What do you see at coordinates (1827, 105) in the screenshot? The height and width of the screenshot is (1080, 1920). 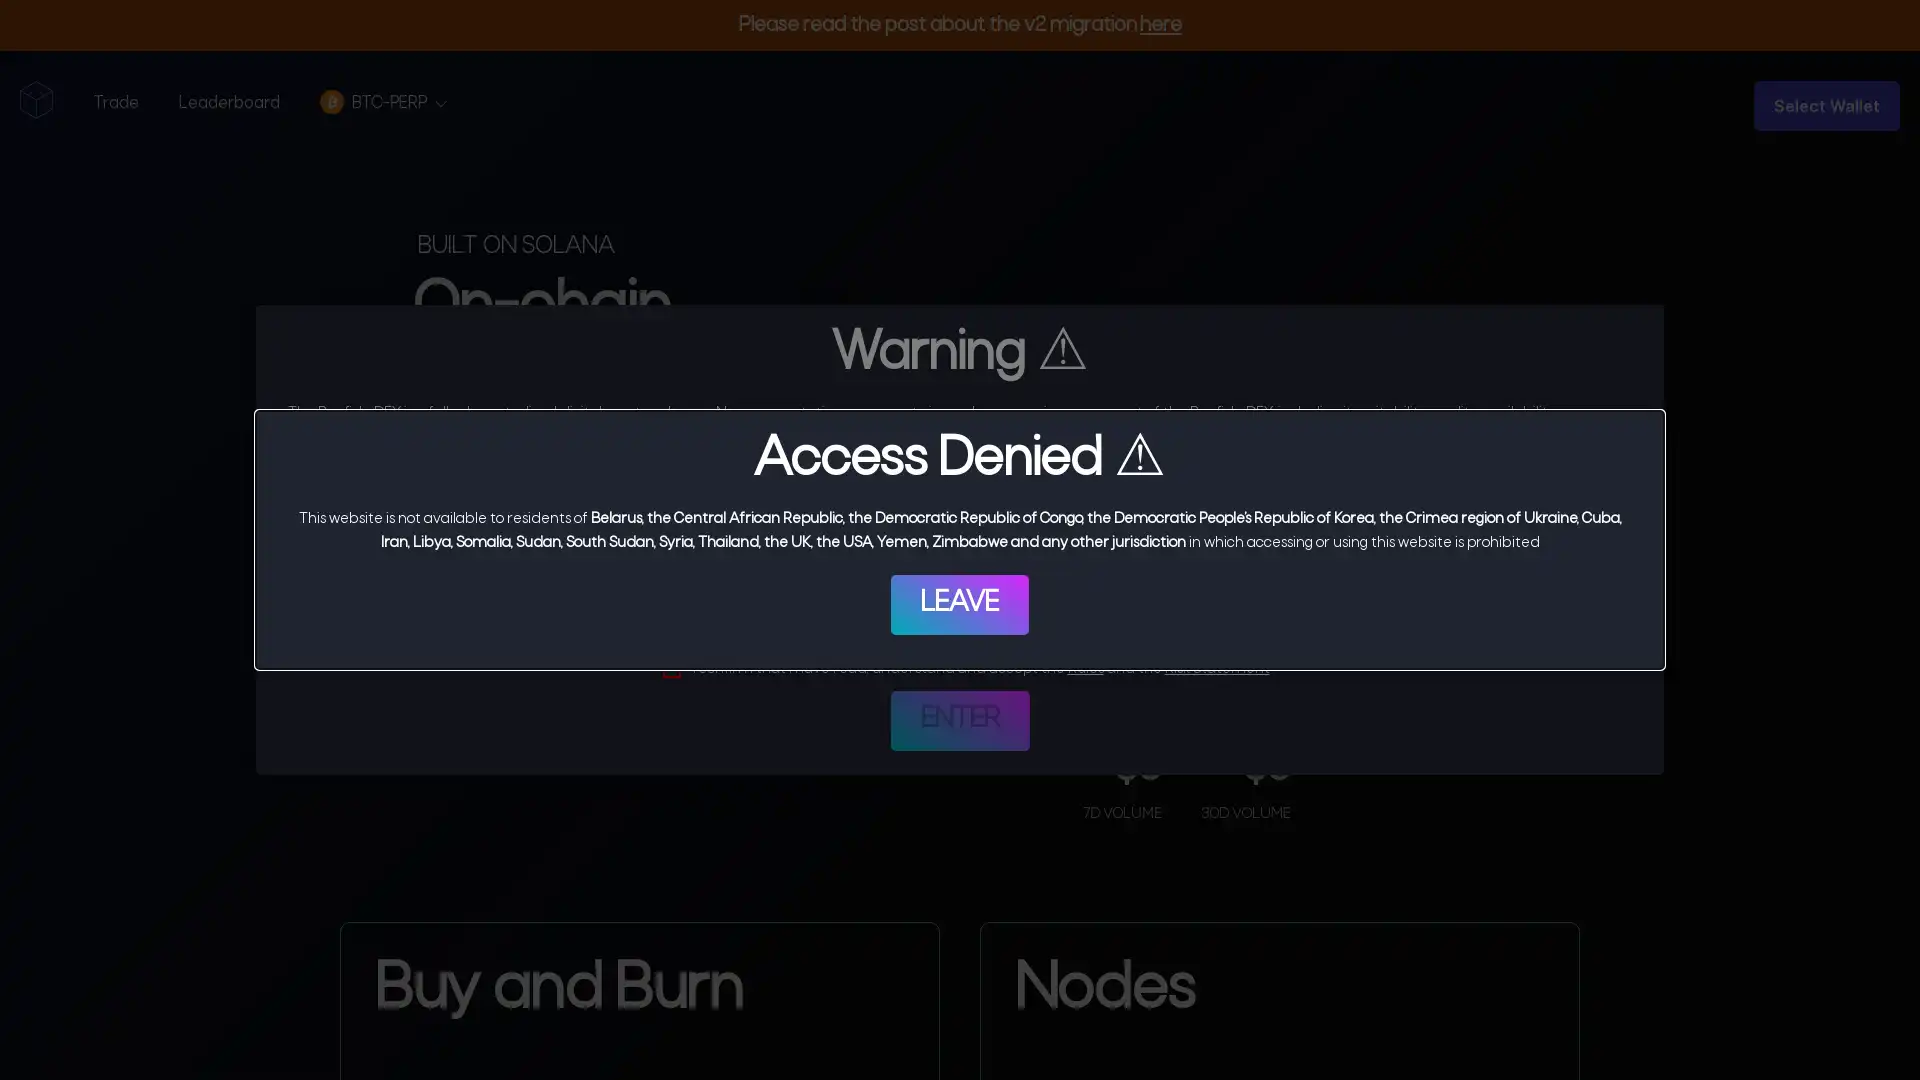 I see `Select Wallet` at bounding box center [1827, 105].